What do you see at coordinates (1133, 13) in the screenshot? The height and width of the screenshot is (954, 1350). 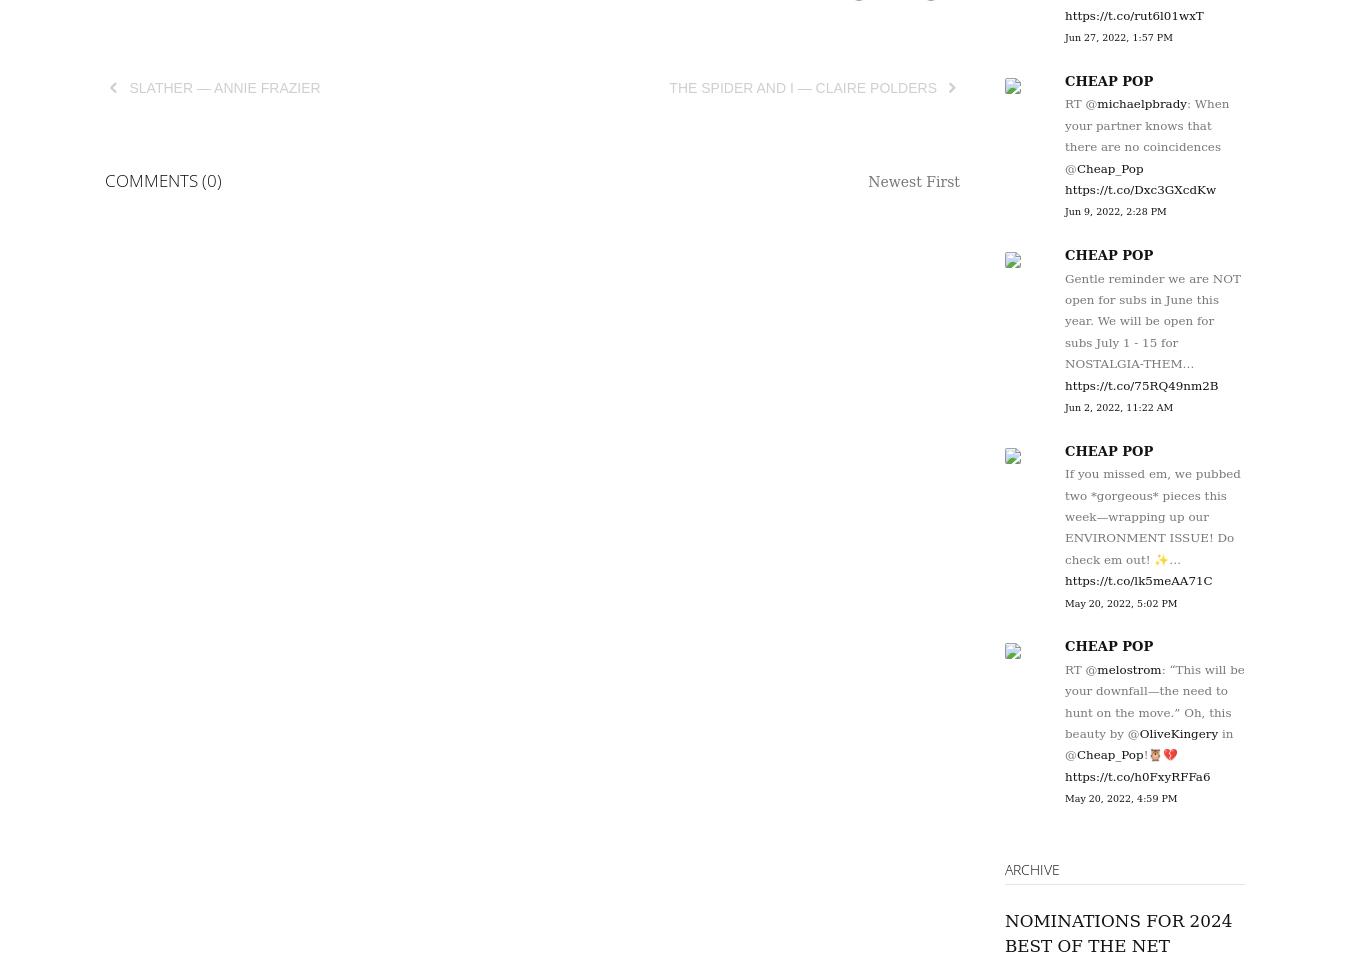 I see `'https://t.co/rut6l01wxT'` at bounding box center [1133, 13].